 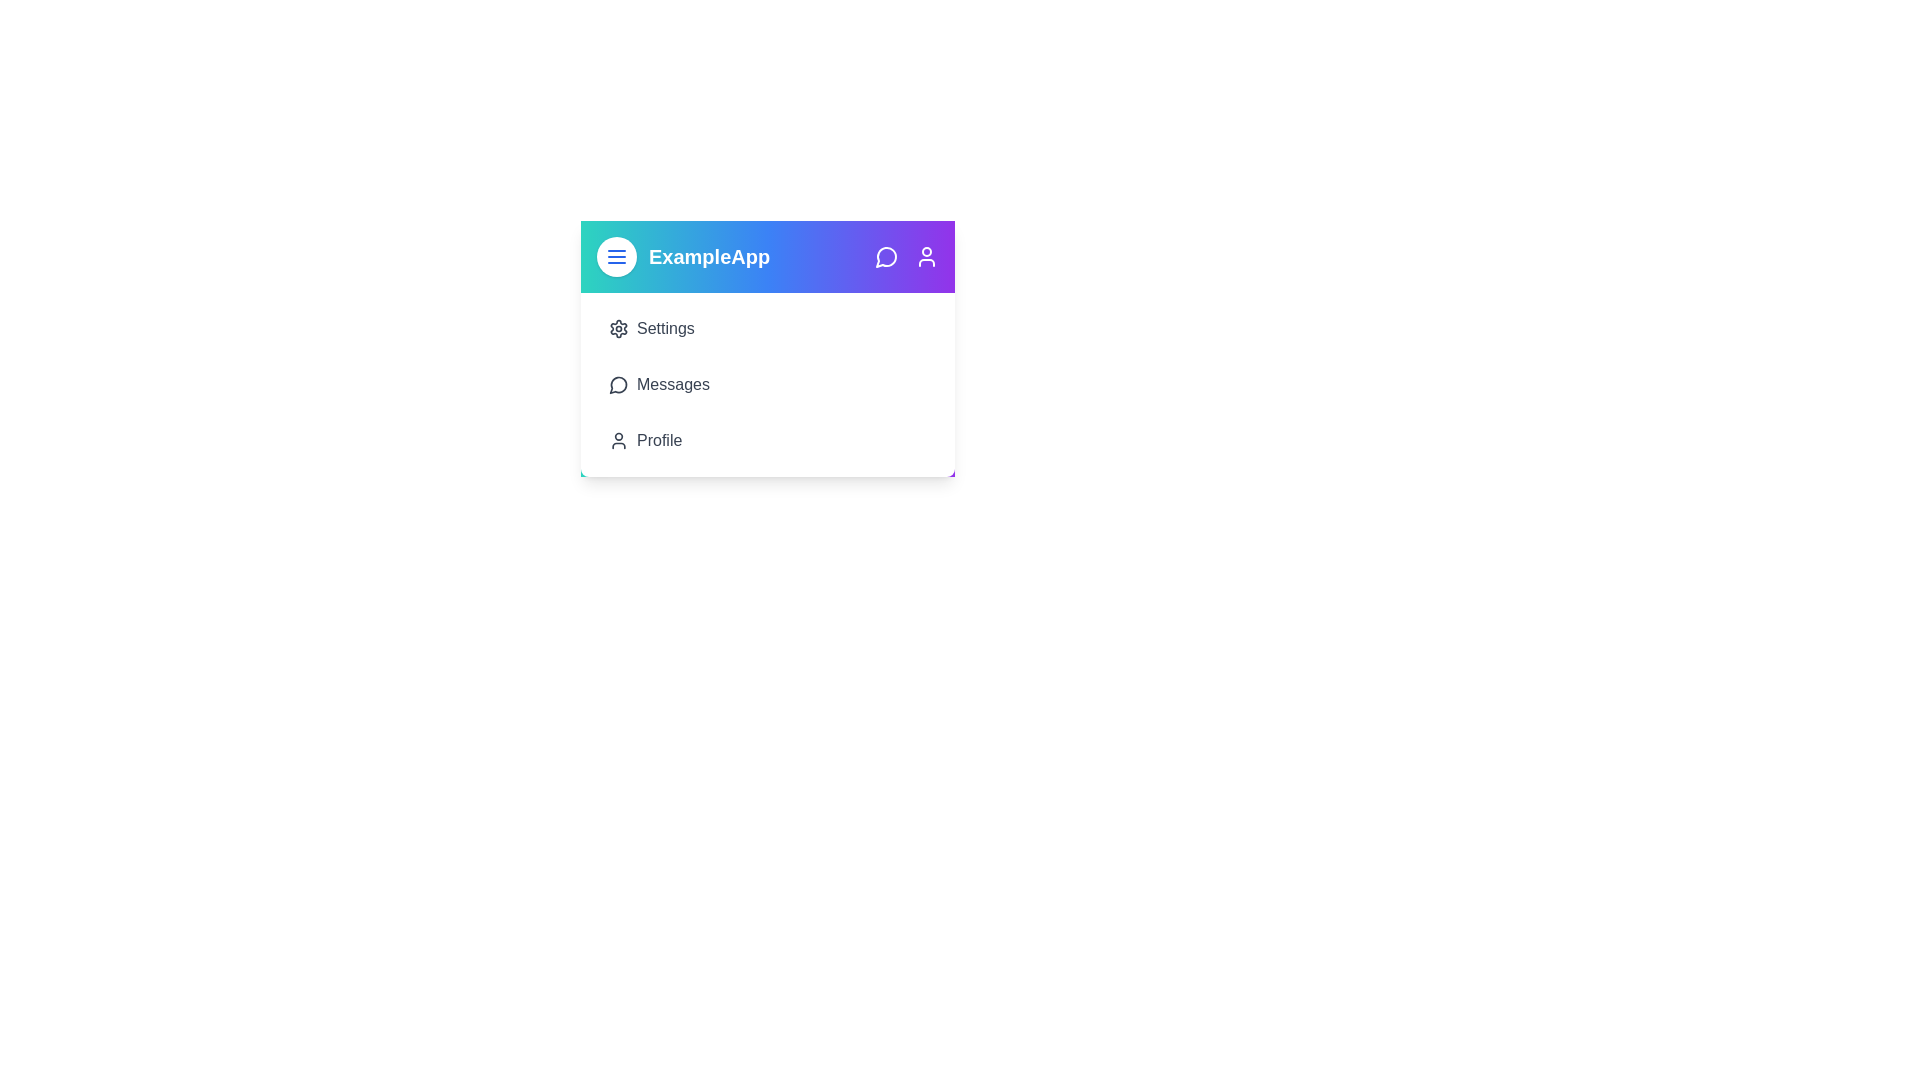 What do you see at coordinates (616, 256) in the screenshot?
I see `the menu button to toggle the visibility of the navigation menu` at bounding box center [616, 256].